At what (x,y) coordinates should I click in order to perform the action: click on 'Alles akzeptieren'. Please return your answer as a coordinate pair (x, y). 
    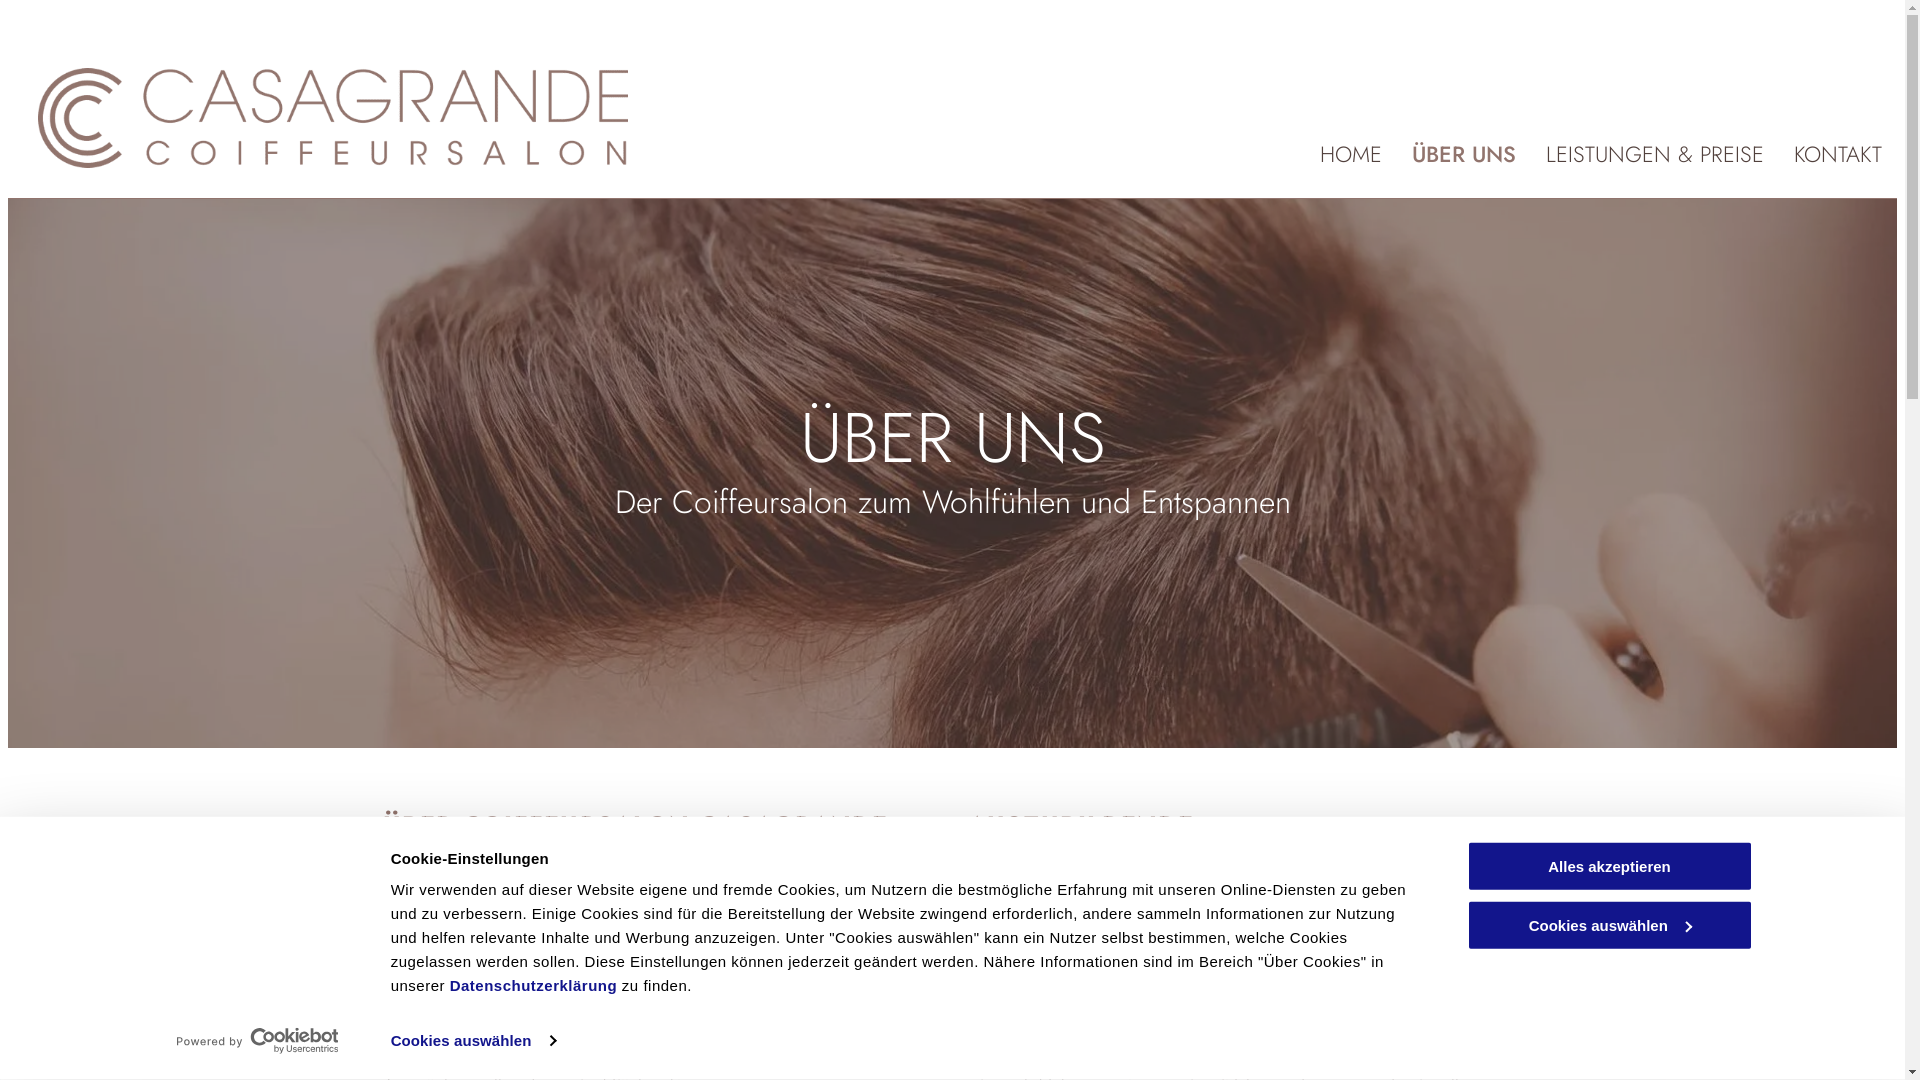
    Looking at the image, I should click on (1608, 865).